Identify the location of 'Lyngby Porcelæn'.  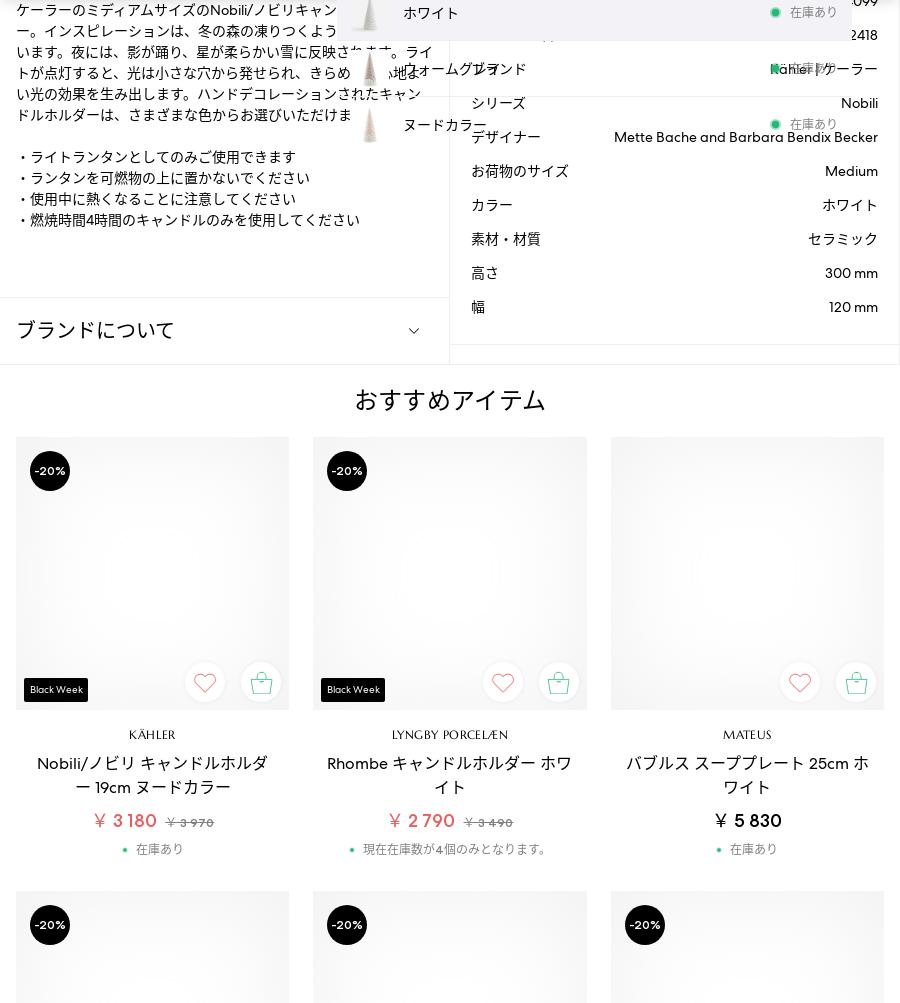
(390, 733).